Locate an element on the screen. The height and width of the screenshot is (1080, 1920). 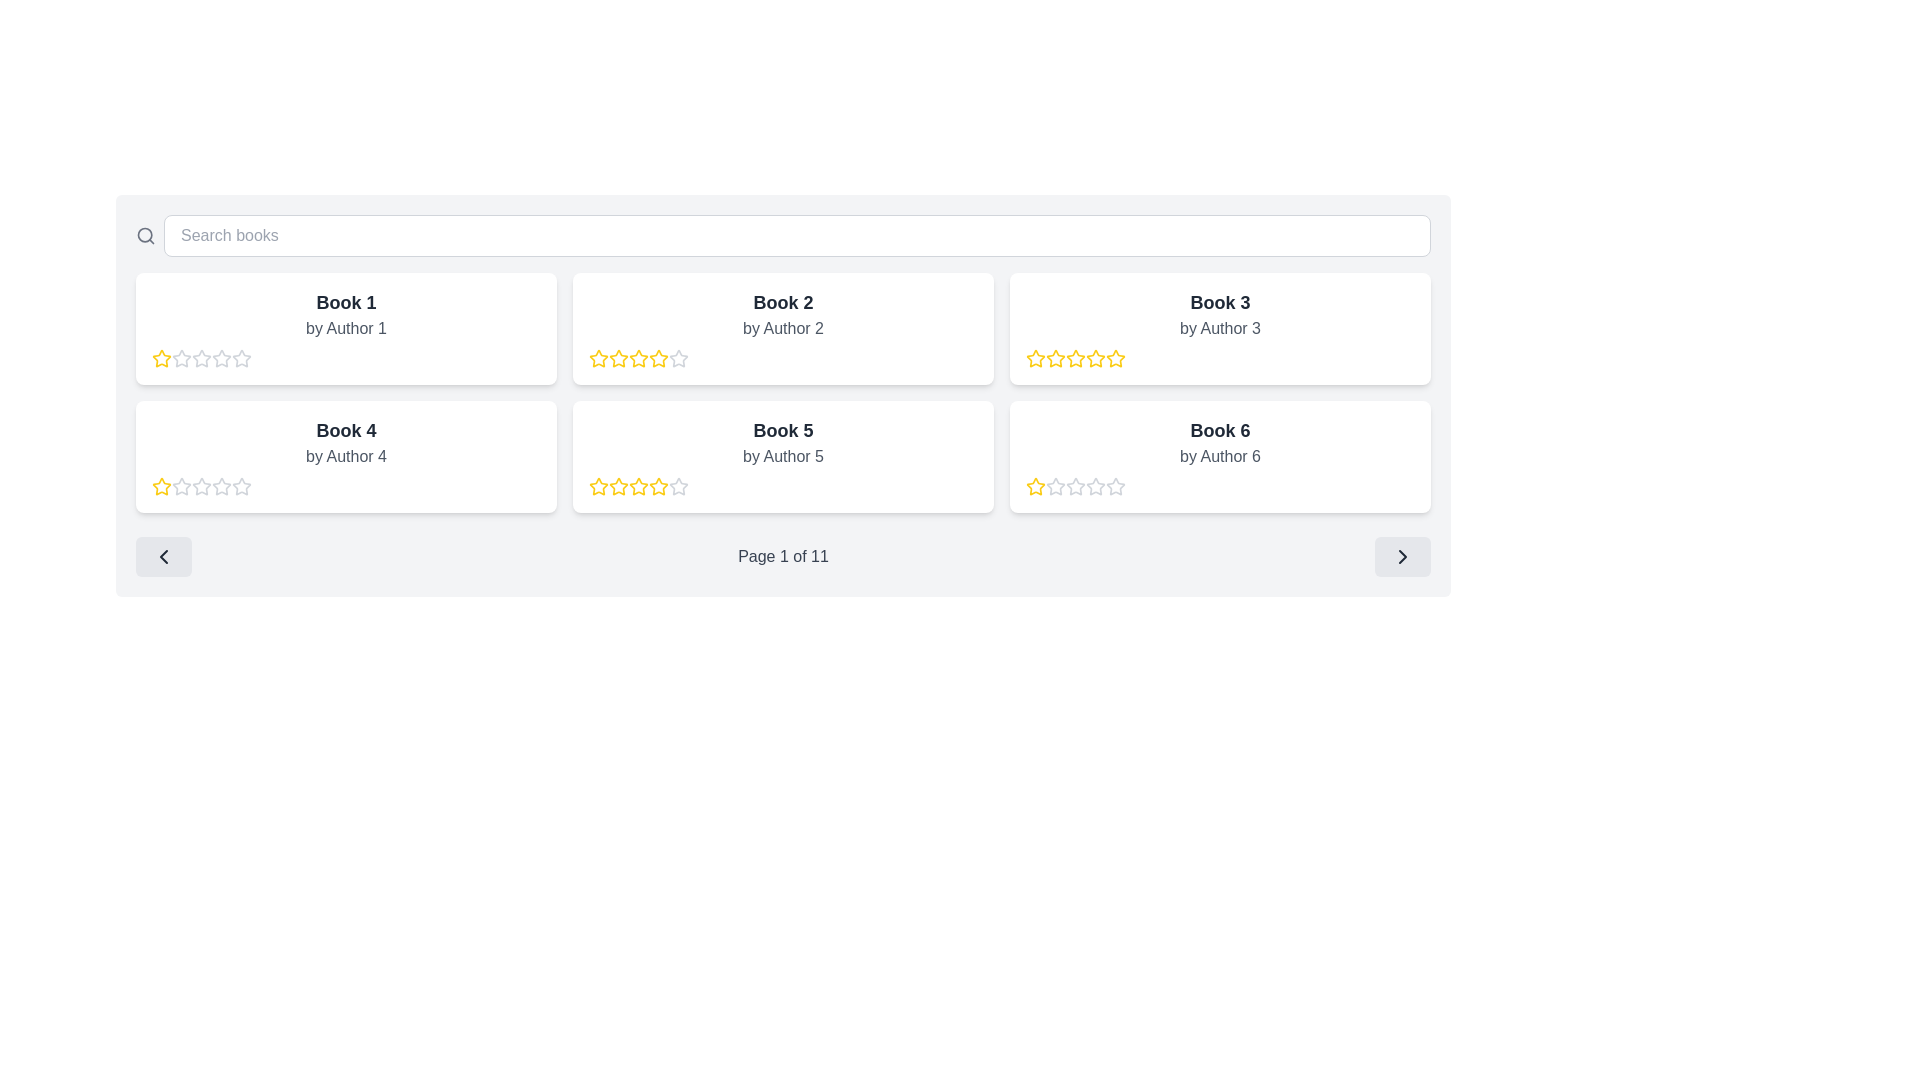
the second star icon in the rating bar for 'Book 1' by 'Author 1' is located at coordinates (201, 357).